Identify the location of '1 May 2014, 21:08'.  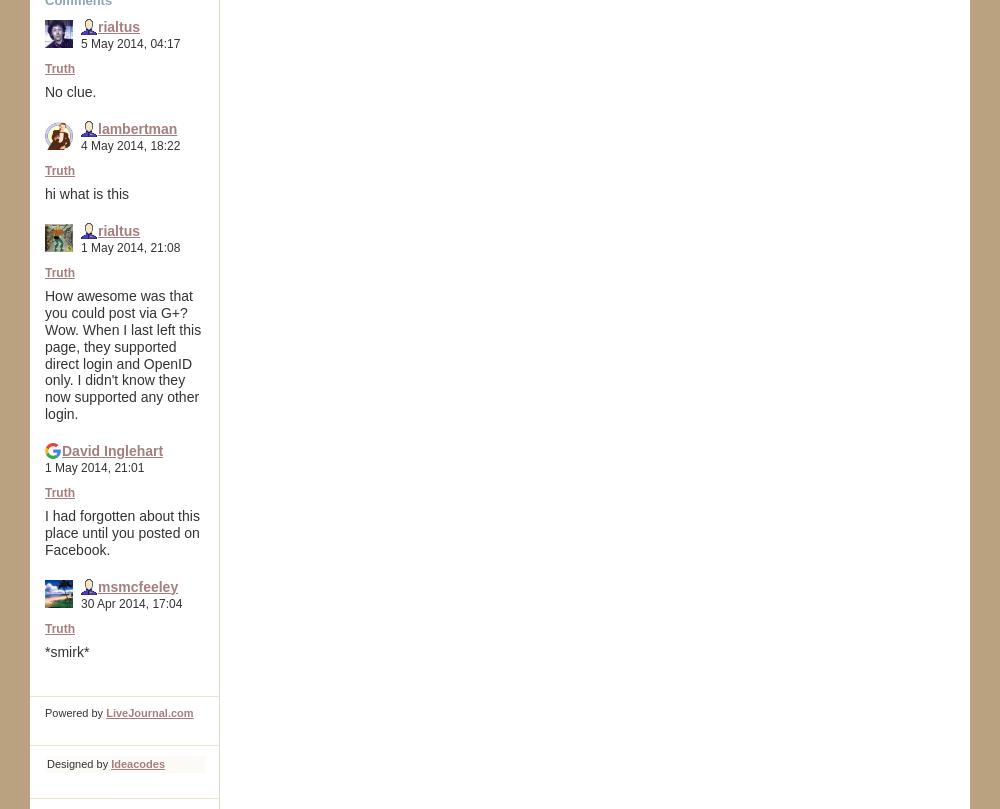
(130, 245).